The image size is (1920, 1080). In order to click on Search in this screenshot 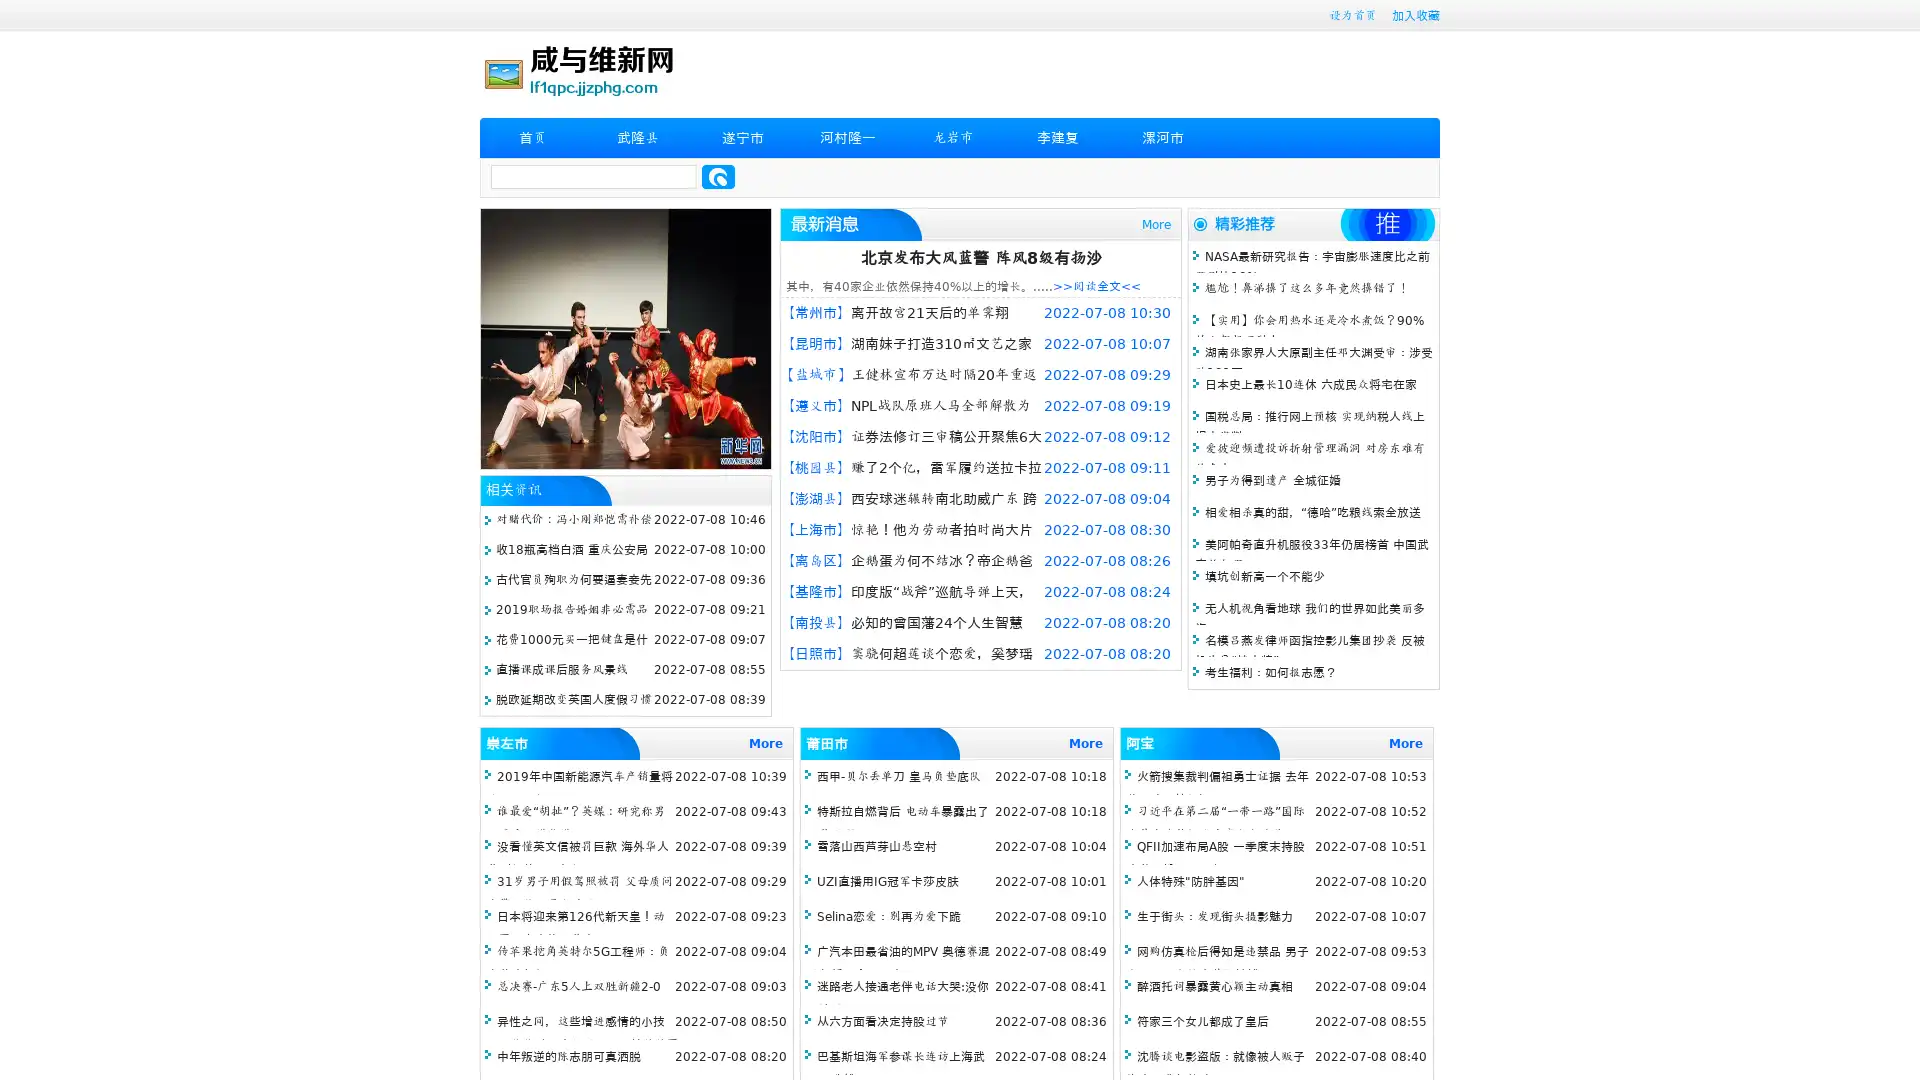, I will do `click(718, 176)`.